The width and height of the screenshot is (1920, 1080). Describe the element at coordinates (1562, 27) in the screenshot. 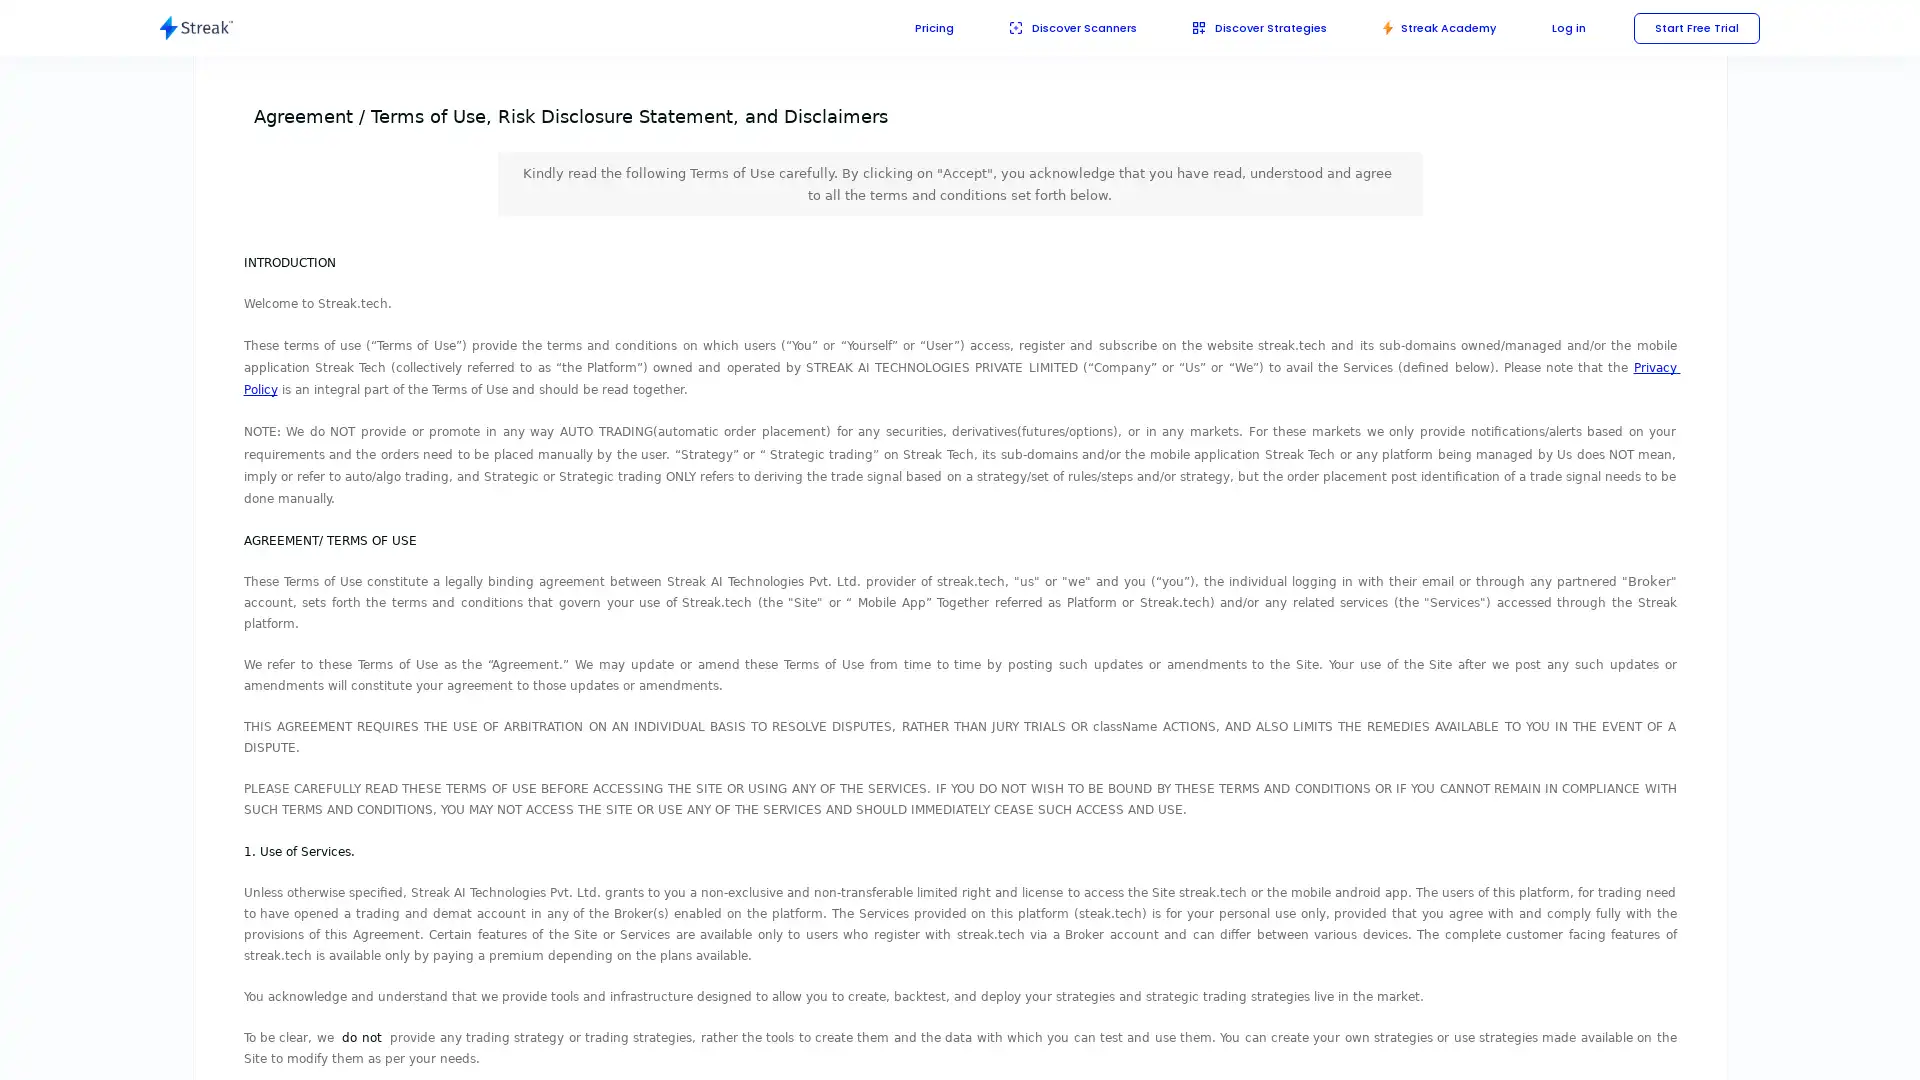

I see `Log in` at that location.